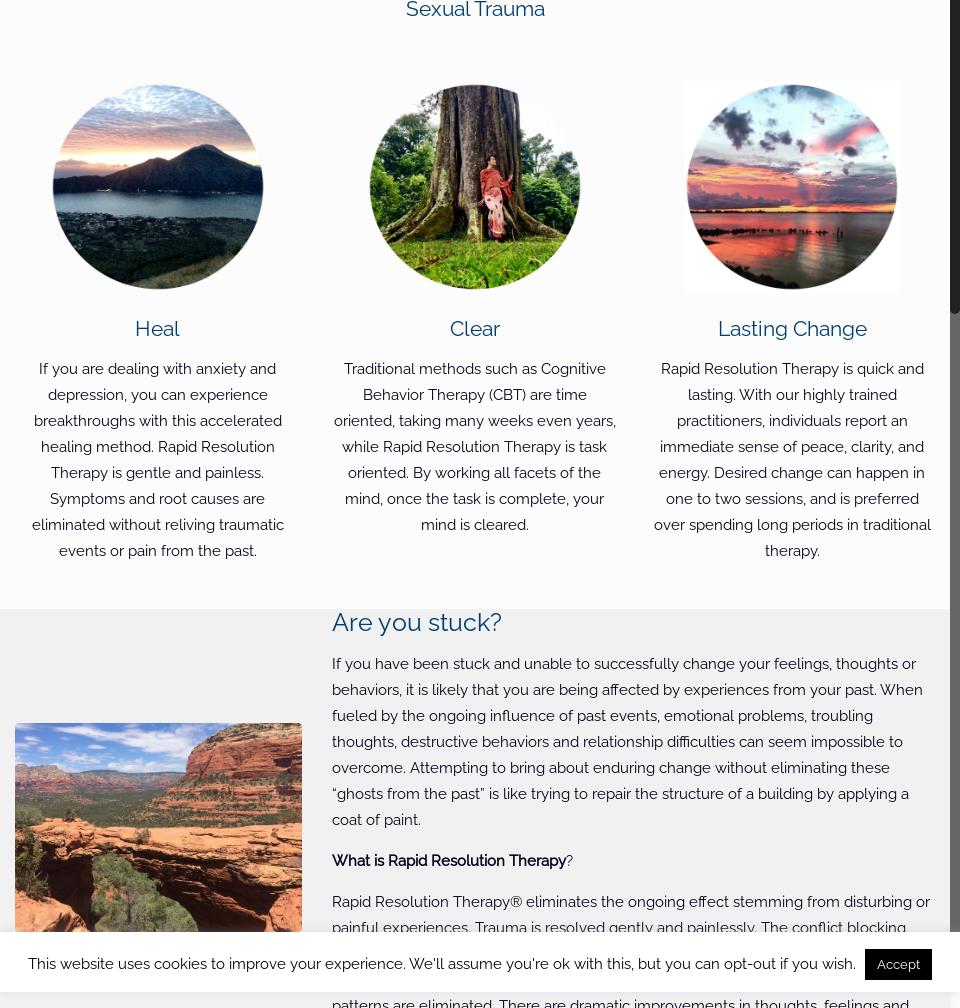 Image resolution: width=960 pixels, height=1008 pixels. Describe the element at coordinates (791, 328) in the screenshot. I see `'Lasting Change'` at that location.